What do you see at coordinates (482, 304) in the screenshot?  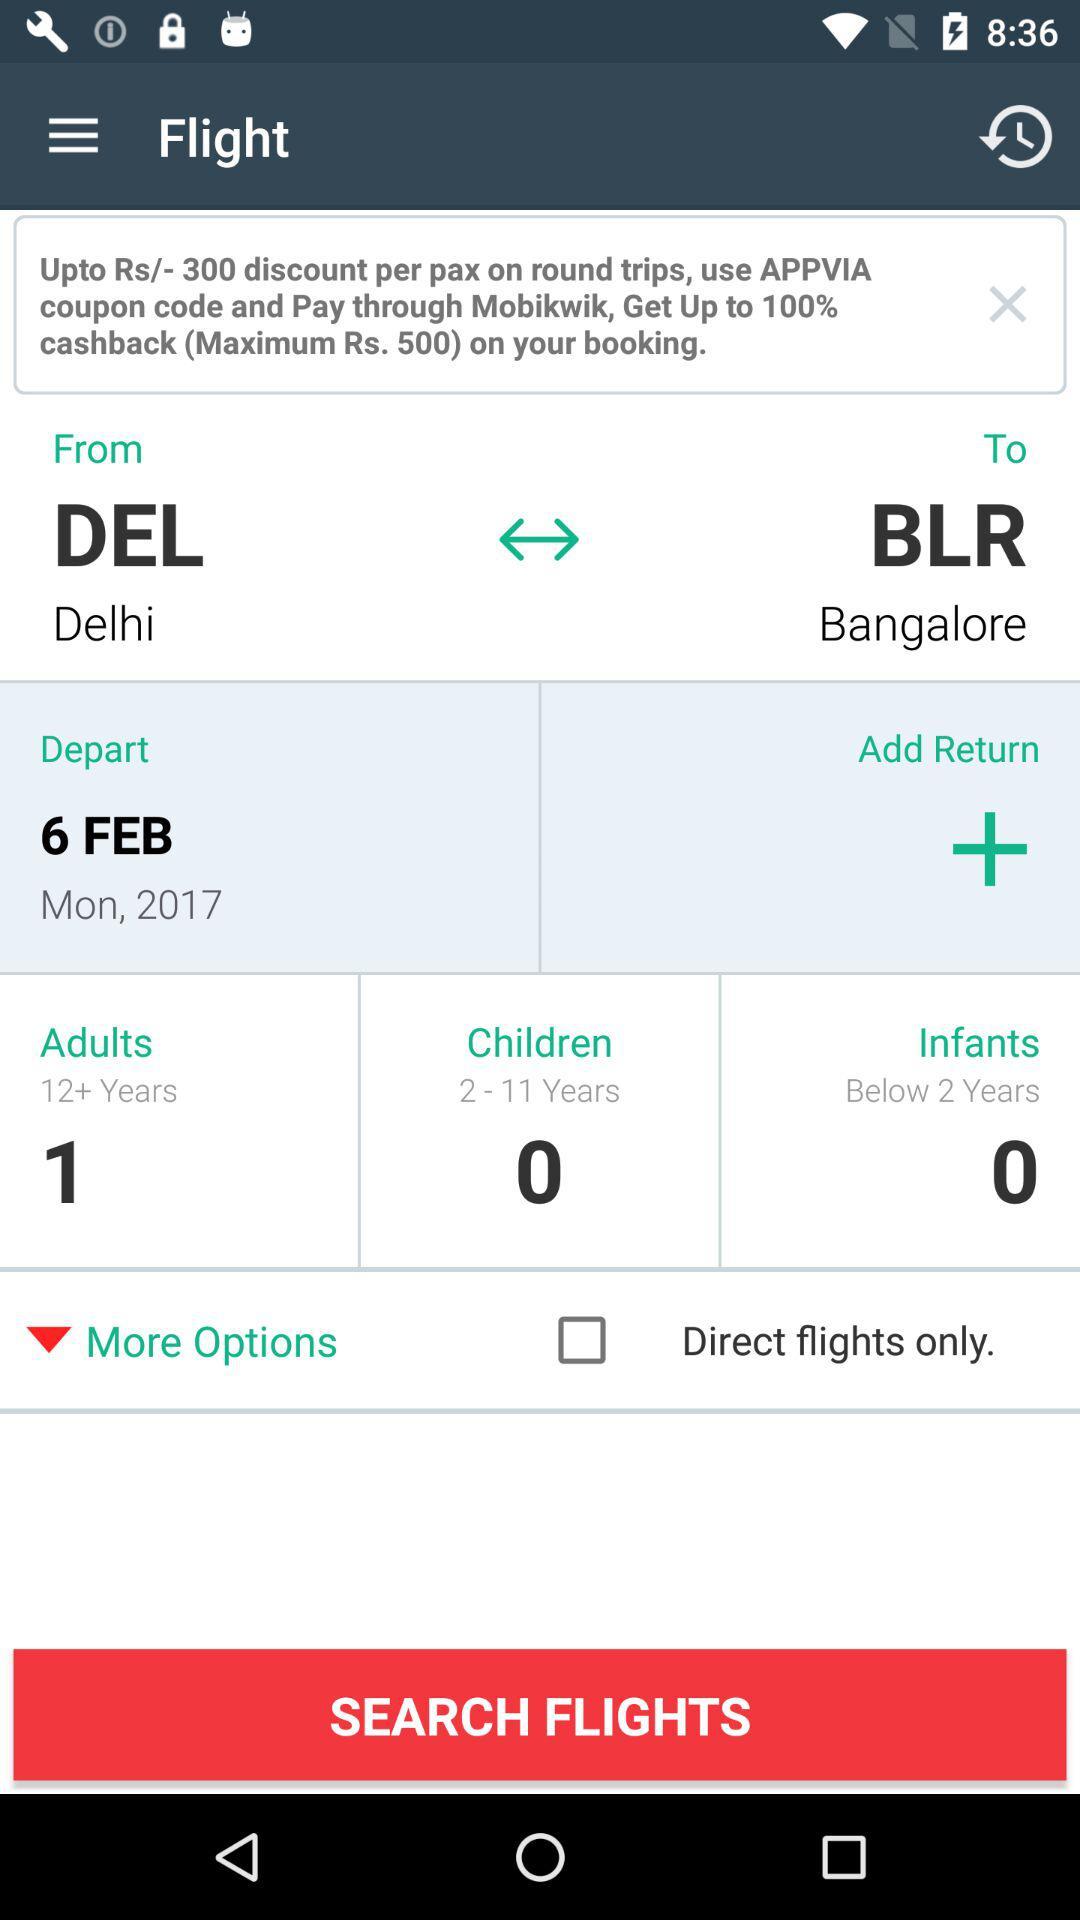 I see `3 lines text which is below flight on the page` at bounding box center [482, 304].